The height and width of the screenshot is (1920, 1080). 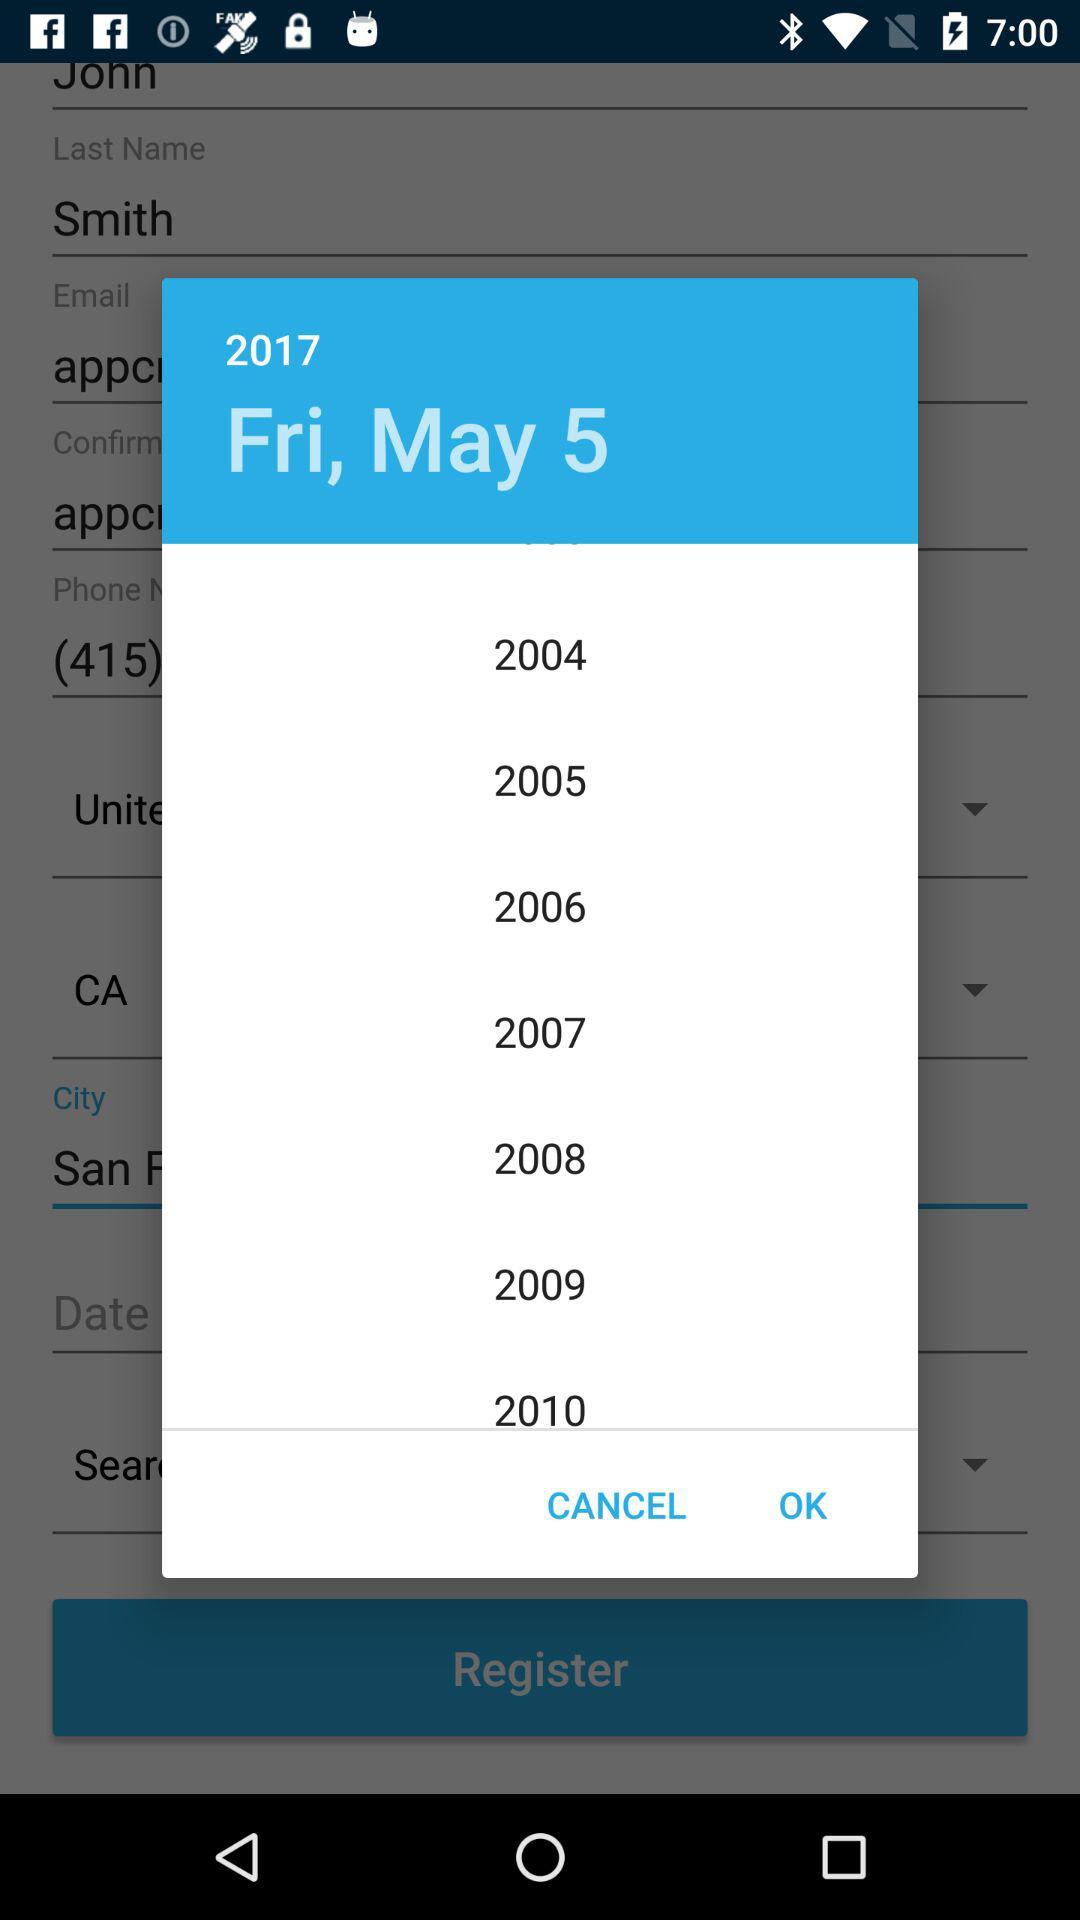 What do you see at coordinates (416, 435) in the screenshot?
I see `the icon above 2003` at bounding box center [416, 435].